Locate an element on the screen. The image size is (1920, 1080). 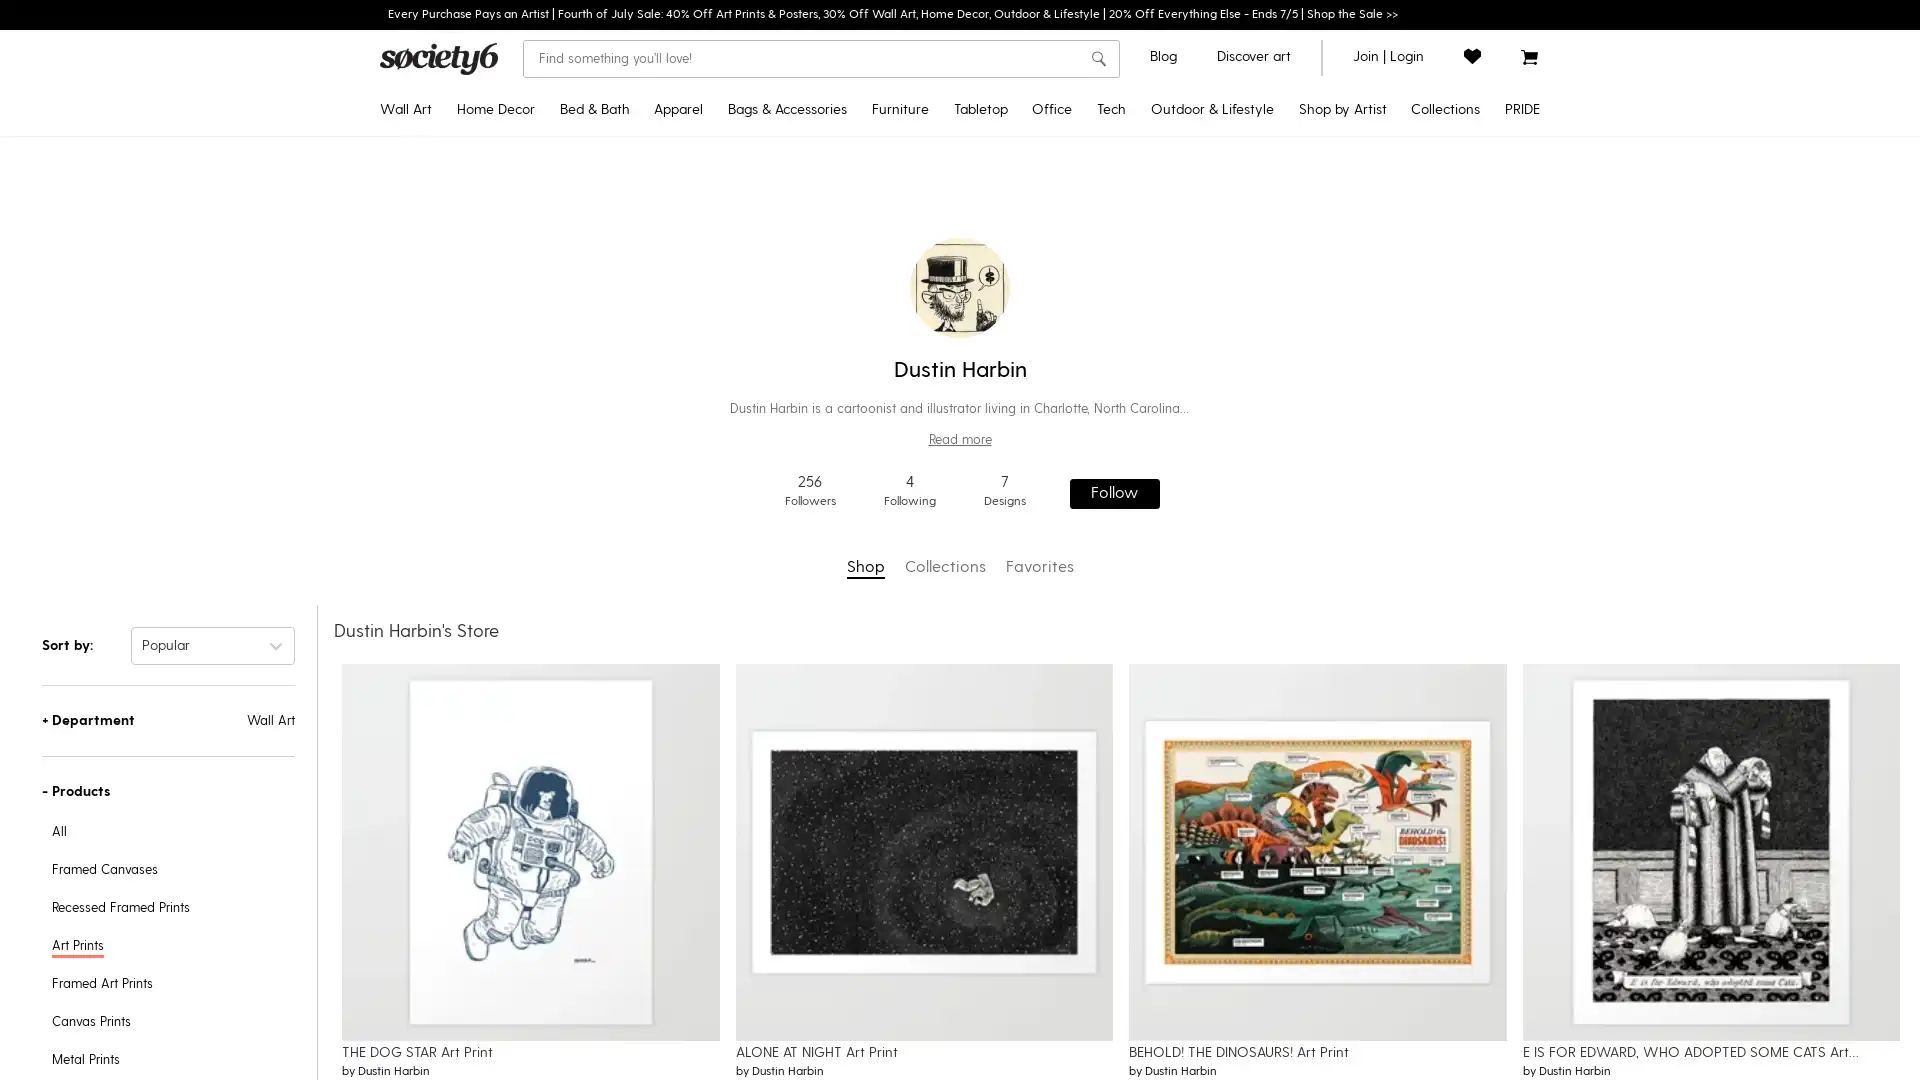
Wall Hangings is located at coordinates (470, 450).